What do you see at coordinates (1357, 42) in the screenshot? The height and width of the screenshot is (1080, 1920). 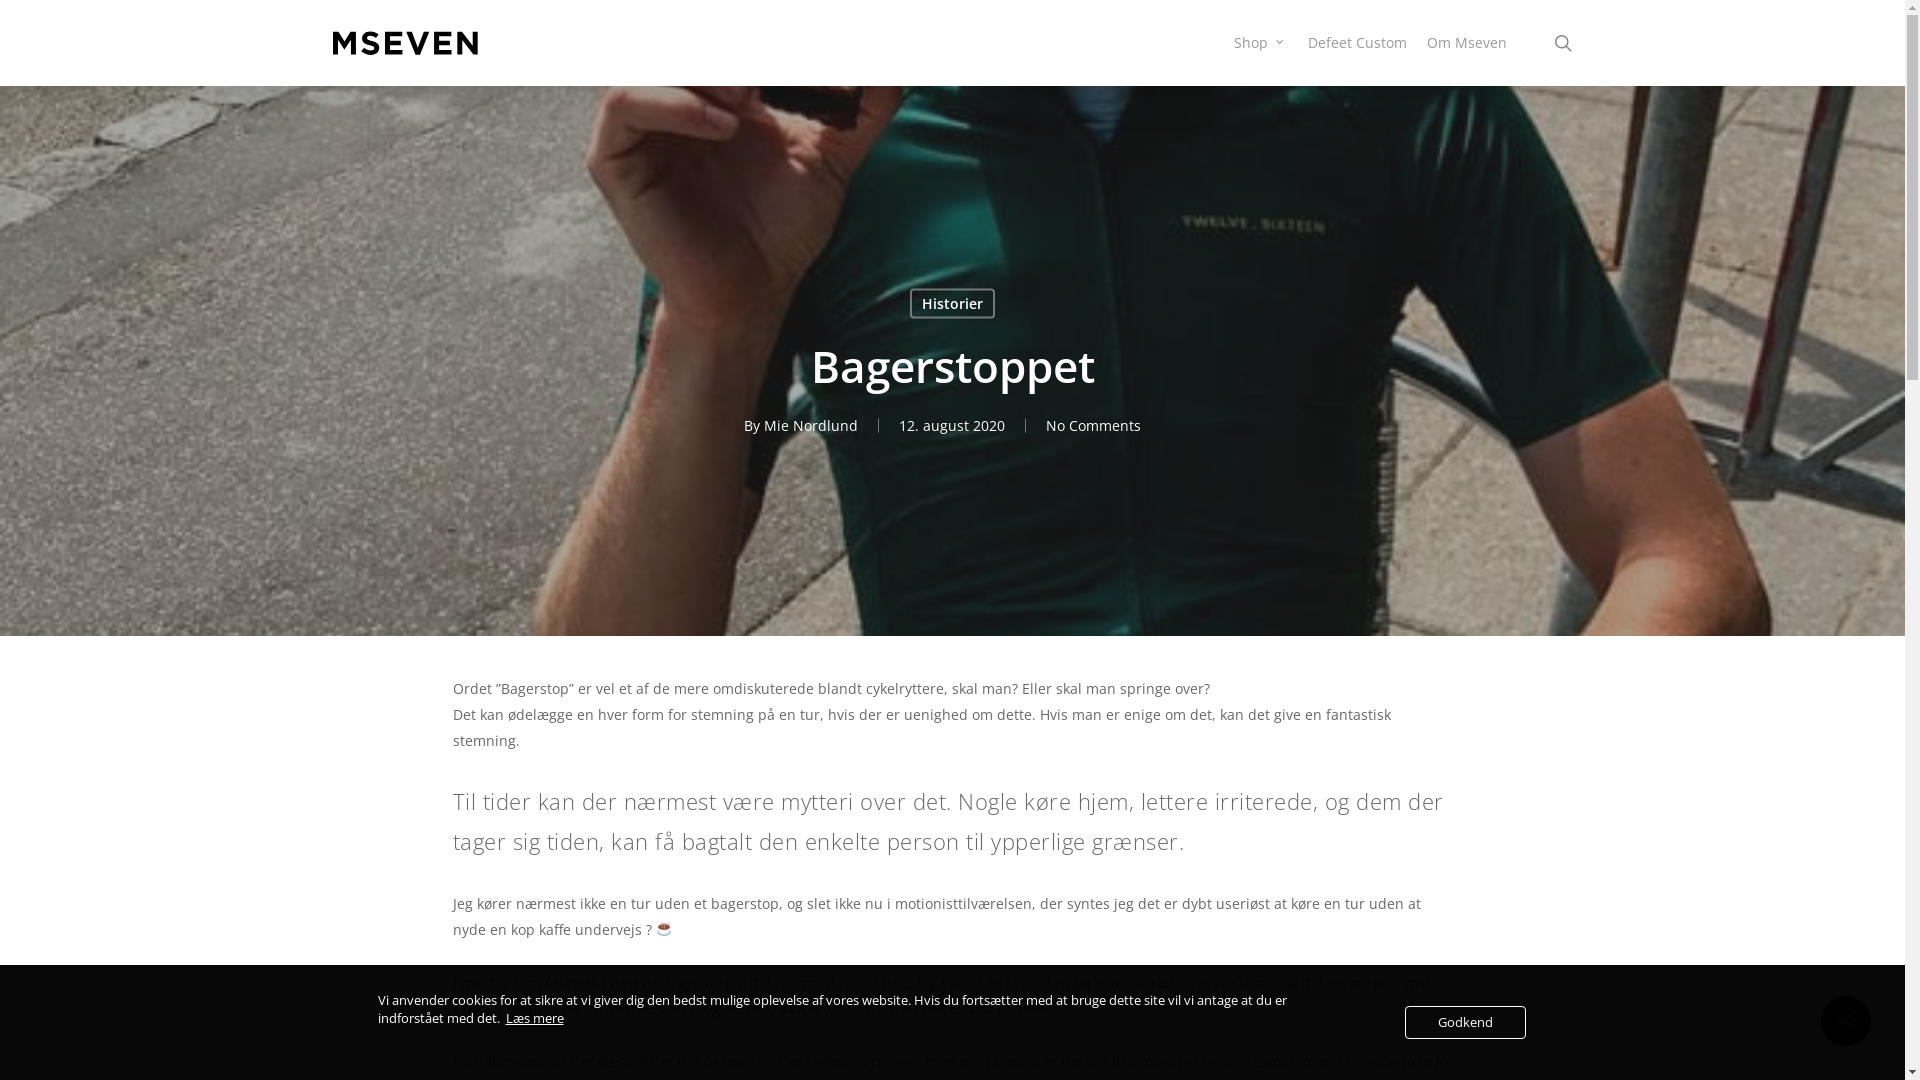 I see `'Defeet Custom'` at bounding box center [1357, 42].